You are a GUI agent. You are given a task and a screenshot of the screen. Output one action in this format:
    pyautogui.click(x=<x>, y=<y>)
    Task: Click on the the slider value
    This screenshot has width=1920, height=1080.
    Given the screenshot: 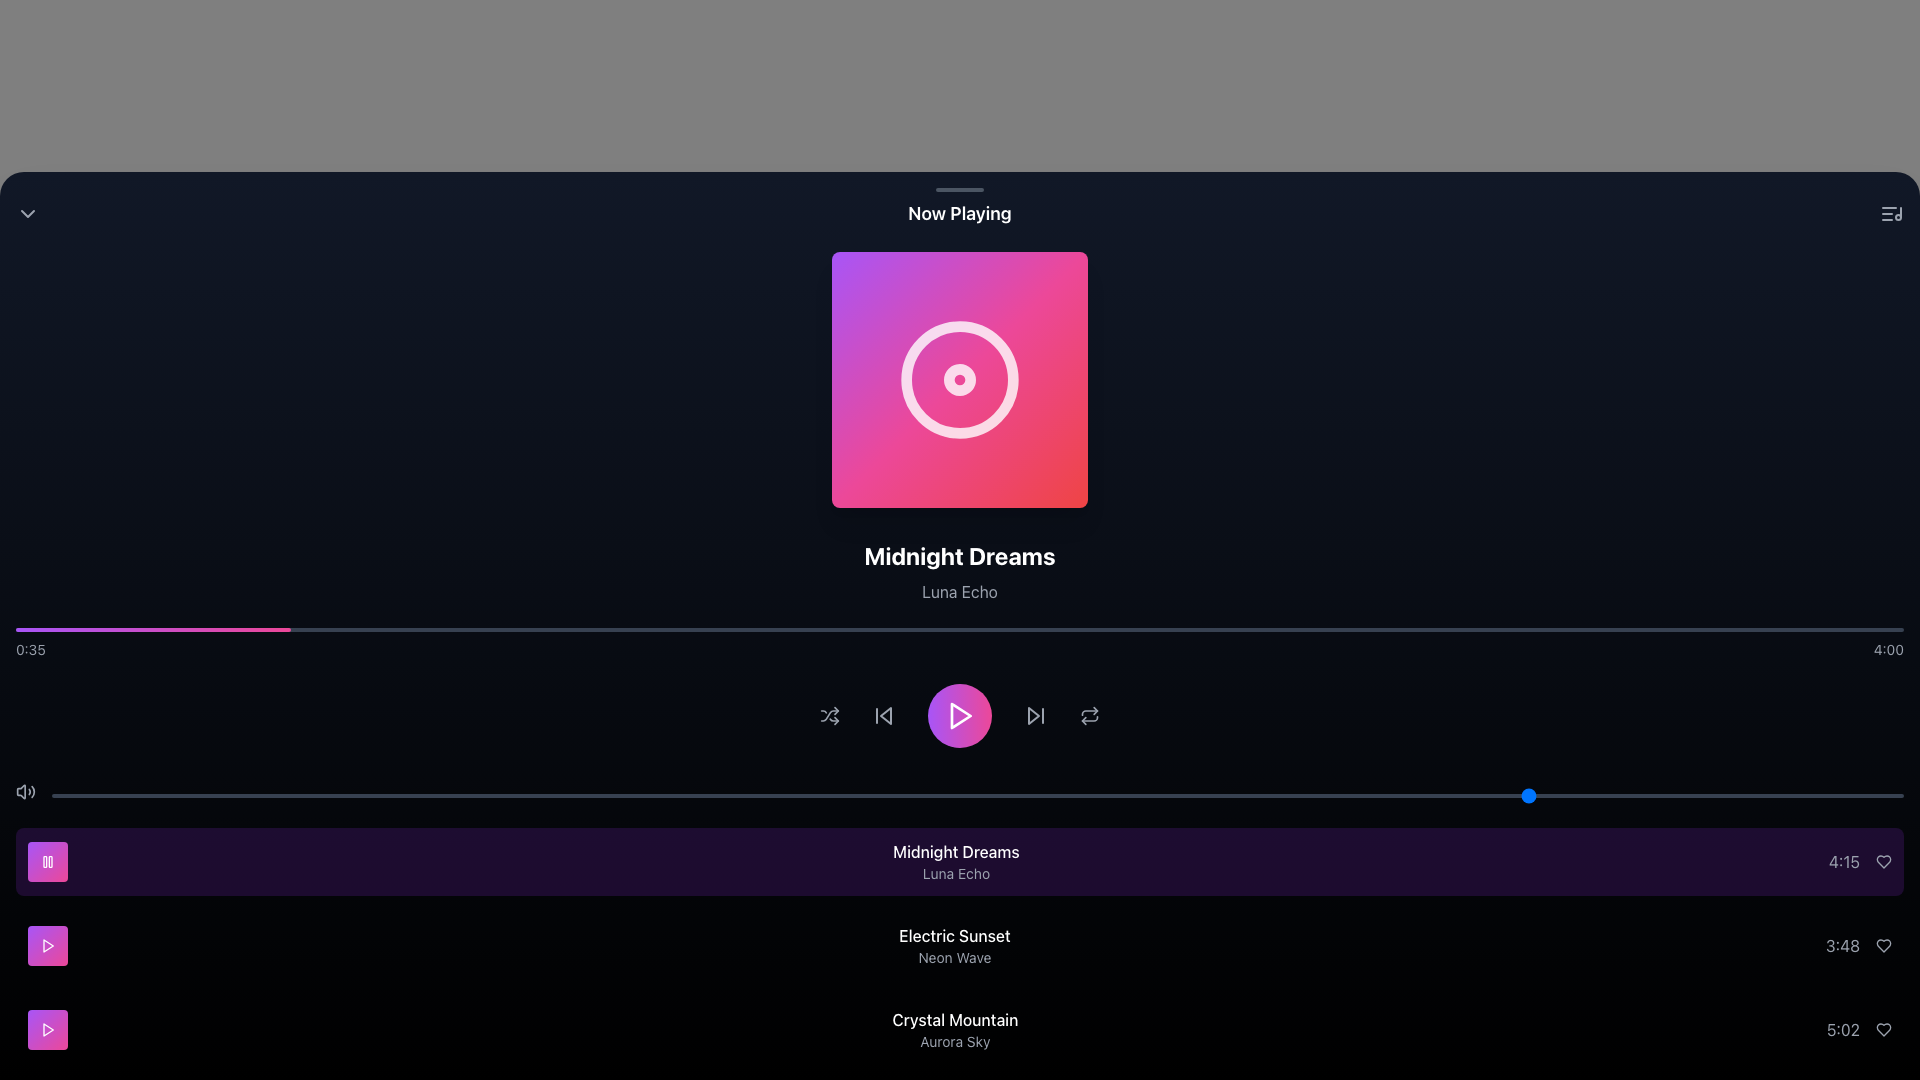 What is the action you would take?
    pyautogui.click(x=644, y=794)
    